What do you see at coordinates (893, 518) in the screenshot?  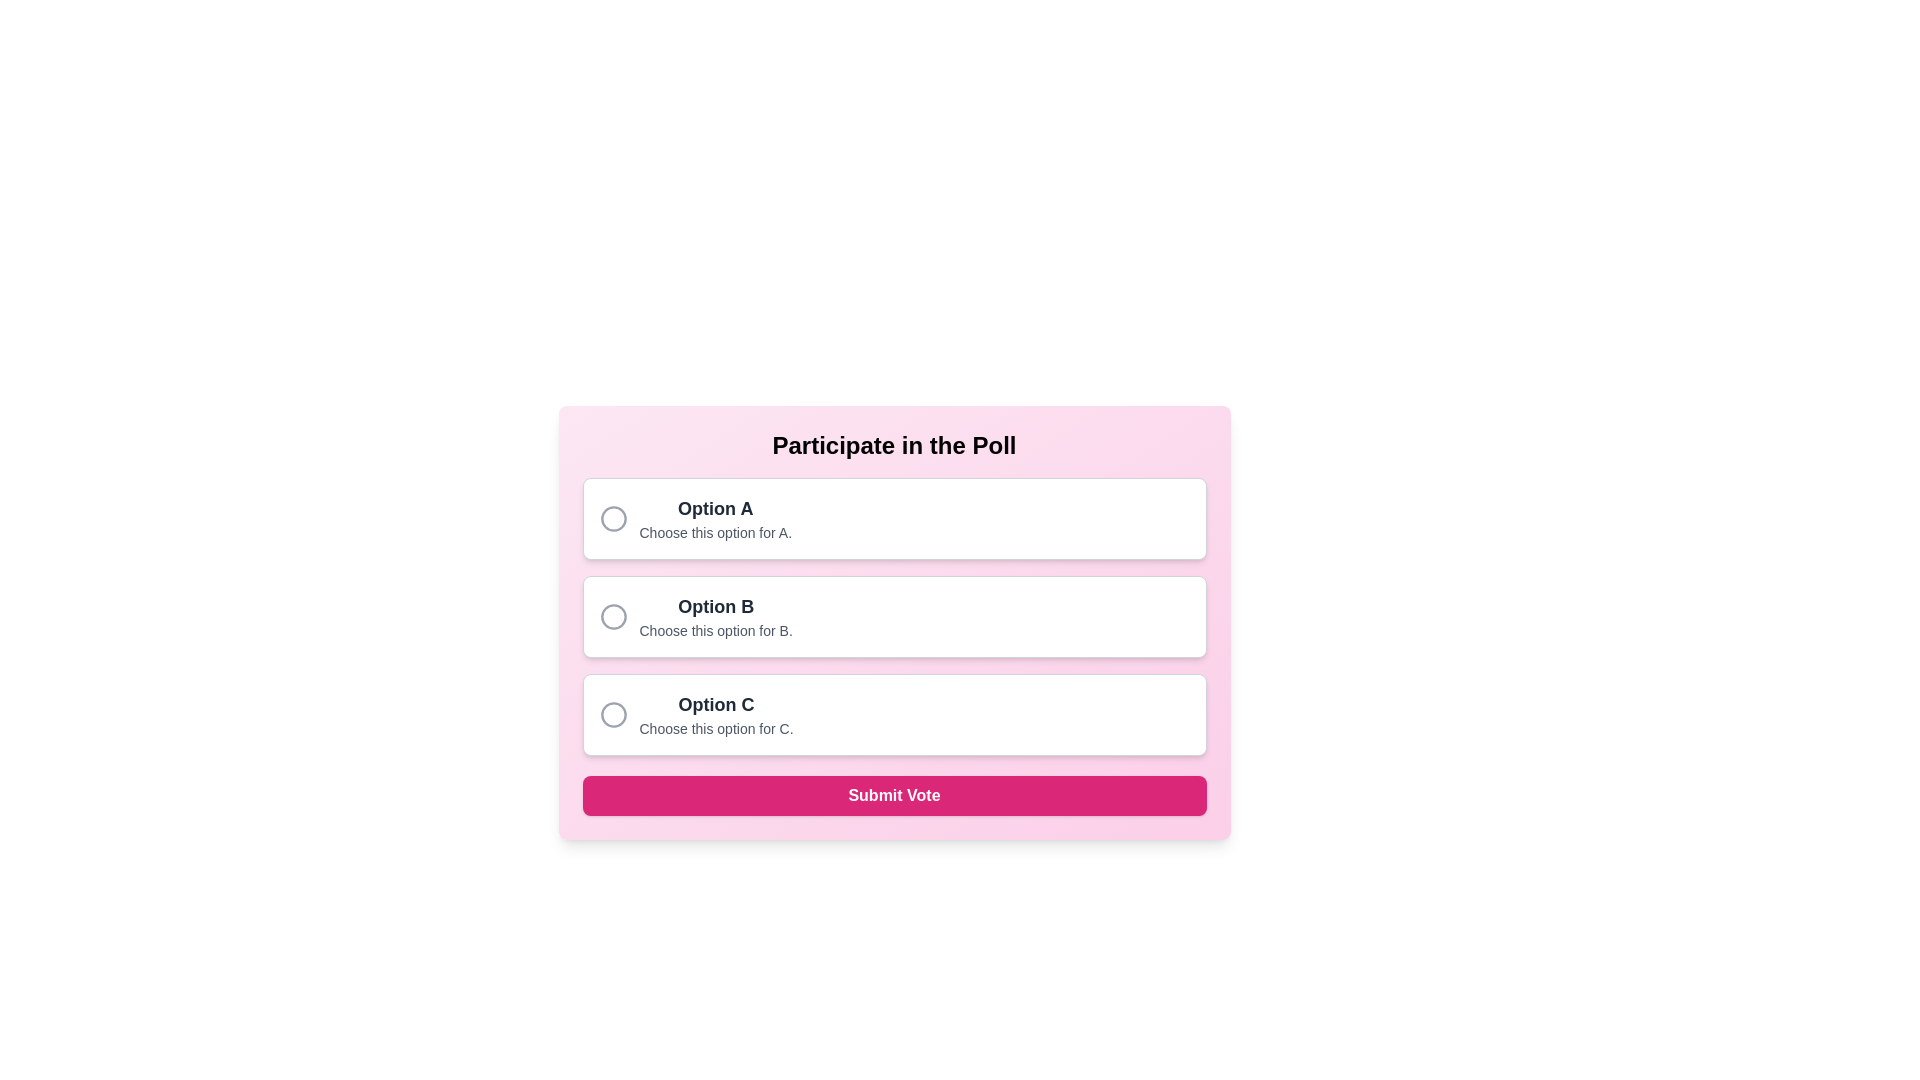 I see `the first radio button labeled 'Option A'` at bounding box center [893, 518].